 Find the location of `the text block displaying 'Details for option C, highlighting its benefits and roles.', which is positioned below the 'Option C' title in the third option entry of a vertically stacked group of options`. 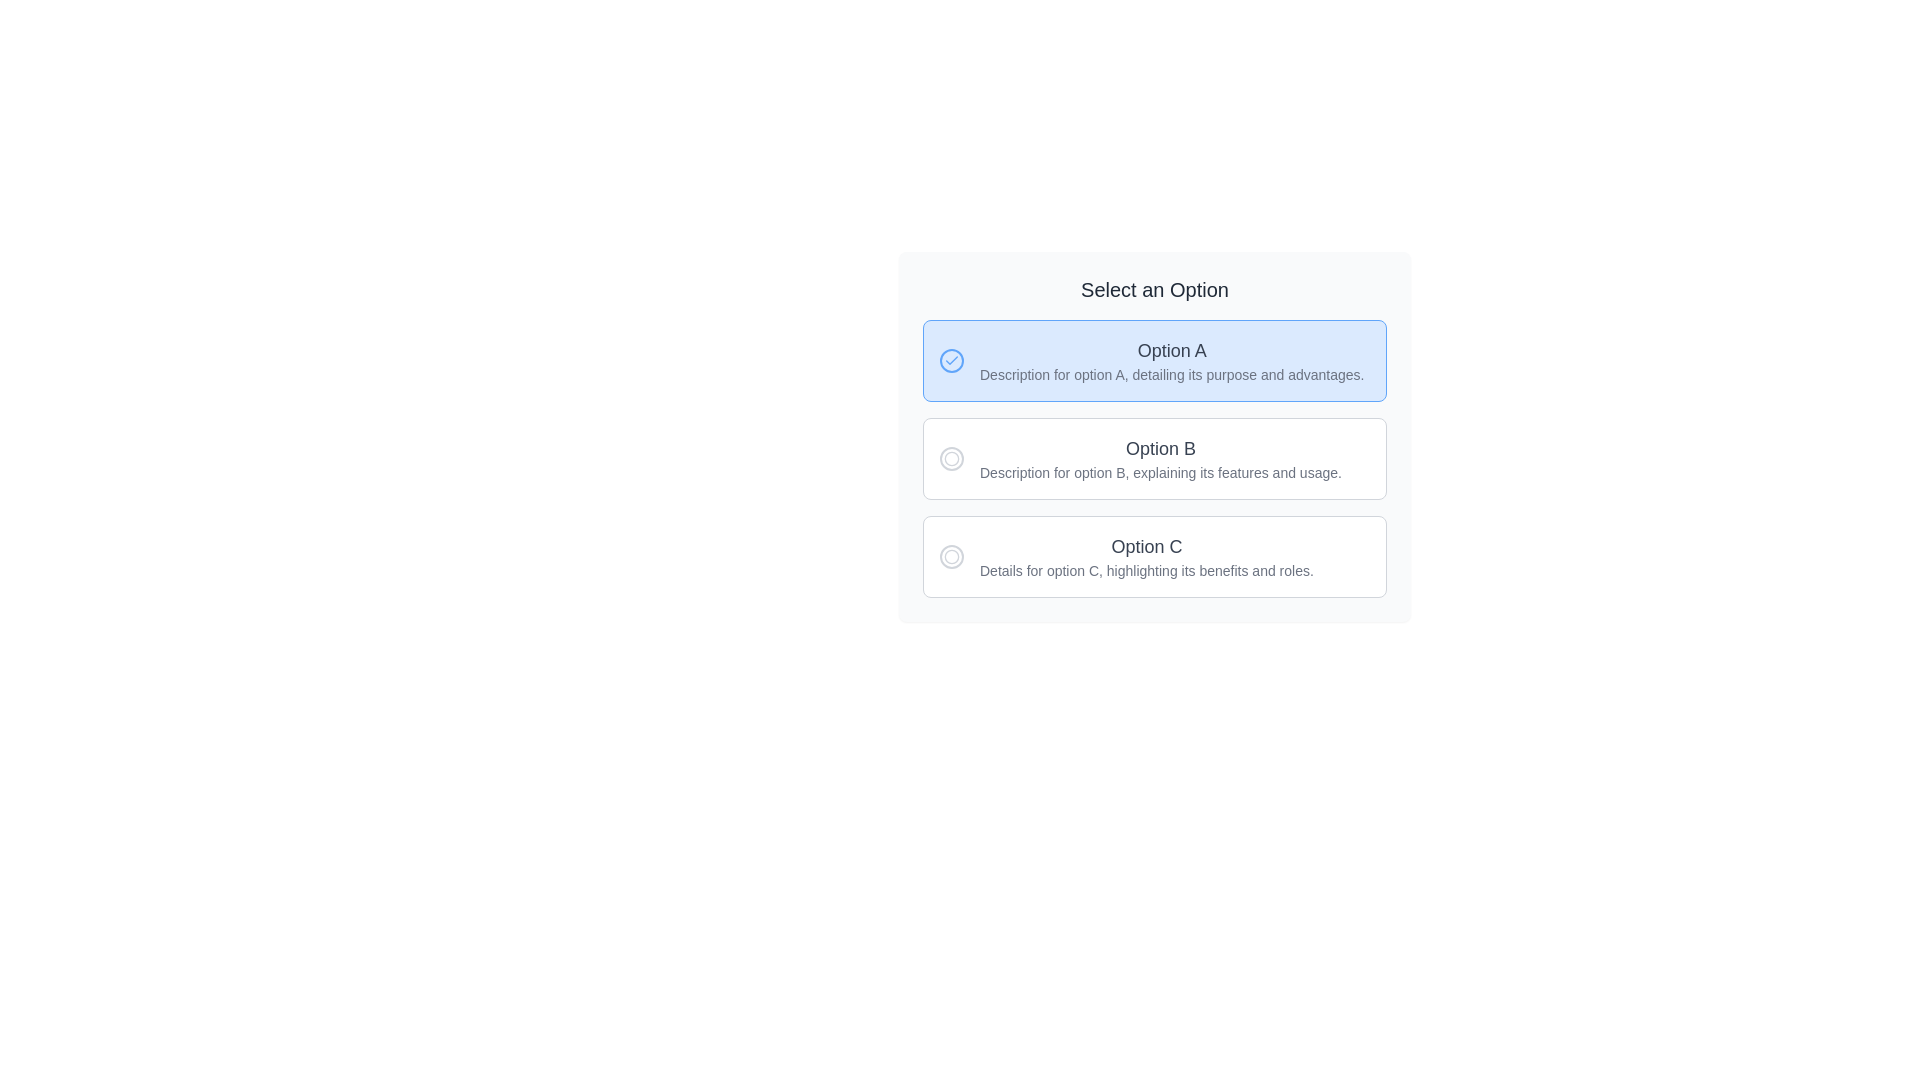

the text block displaying 'Details for option C, highlighting its benefits and roles.', which is positioned below the 'Option C' title in the third option entry of a vertically stacked group of options is located at coordinates (1147, 570).